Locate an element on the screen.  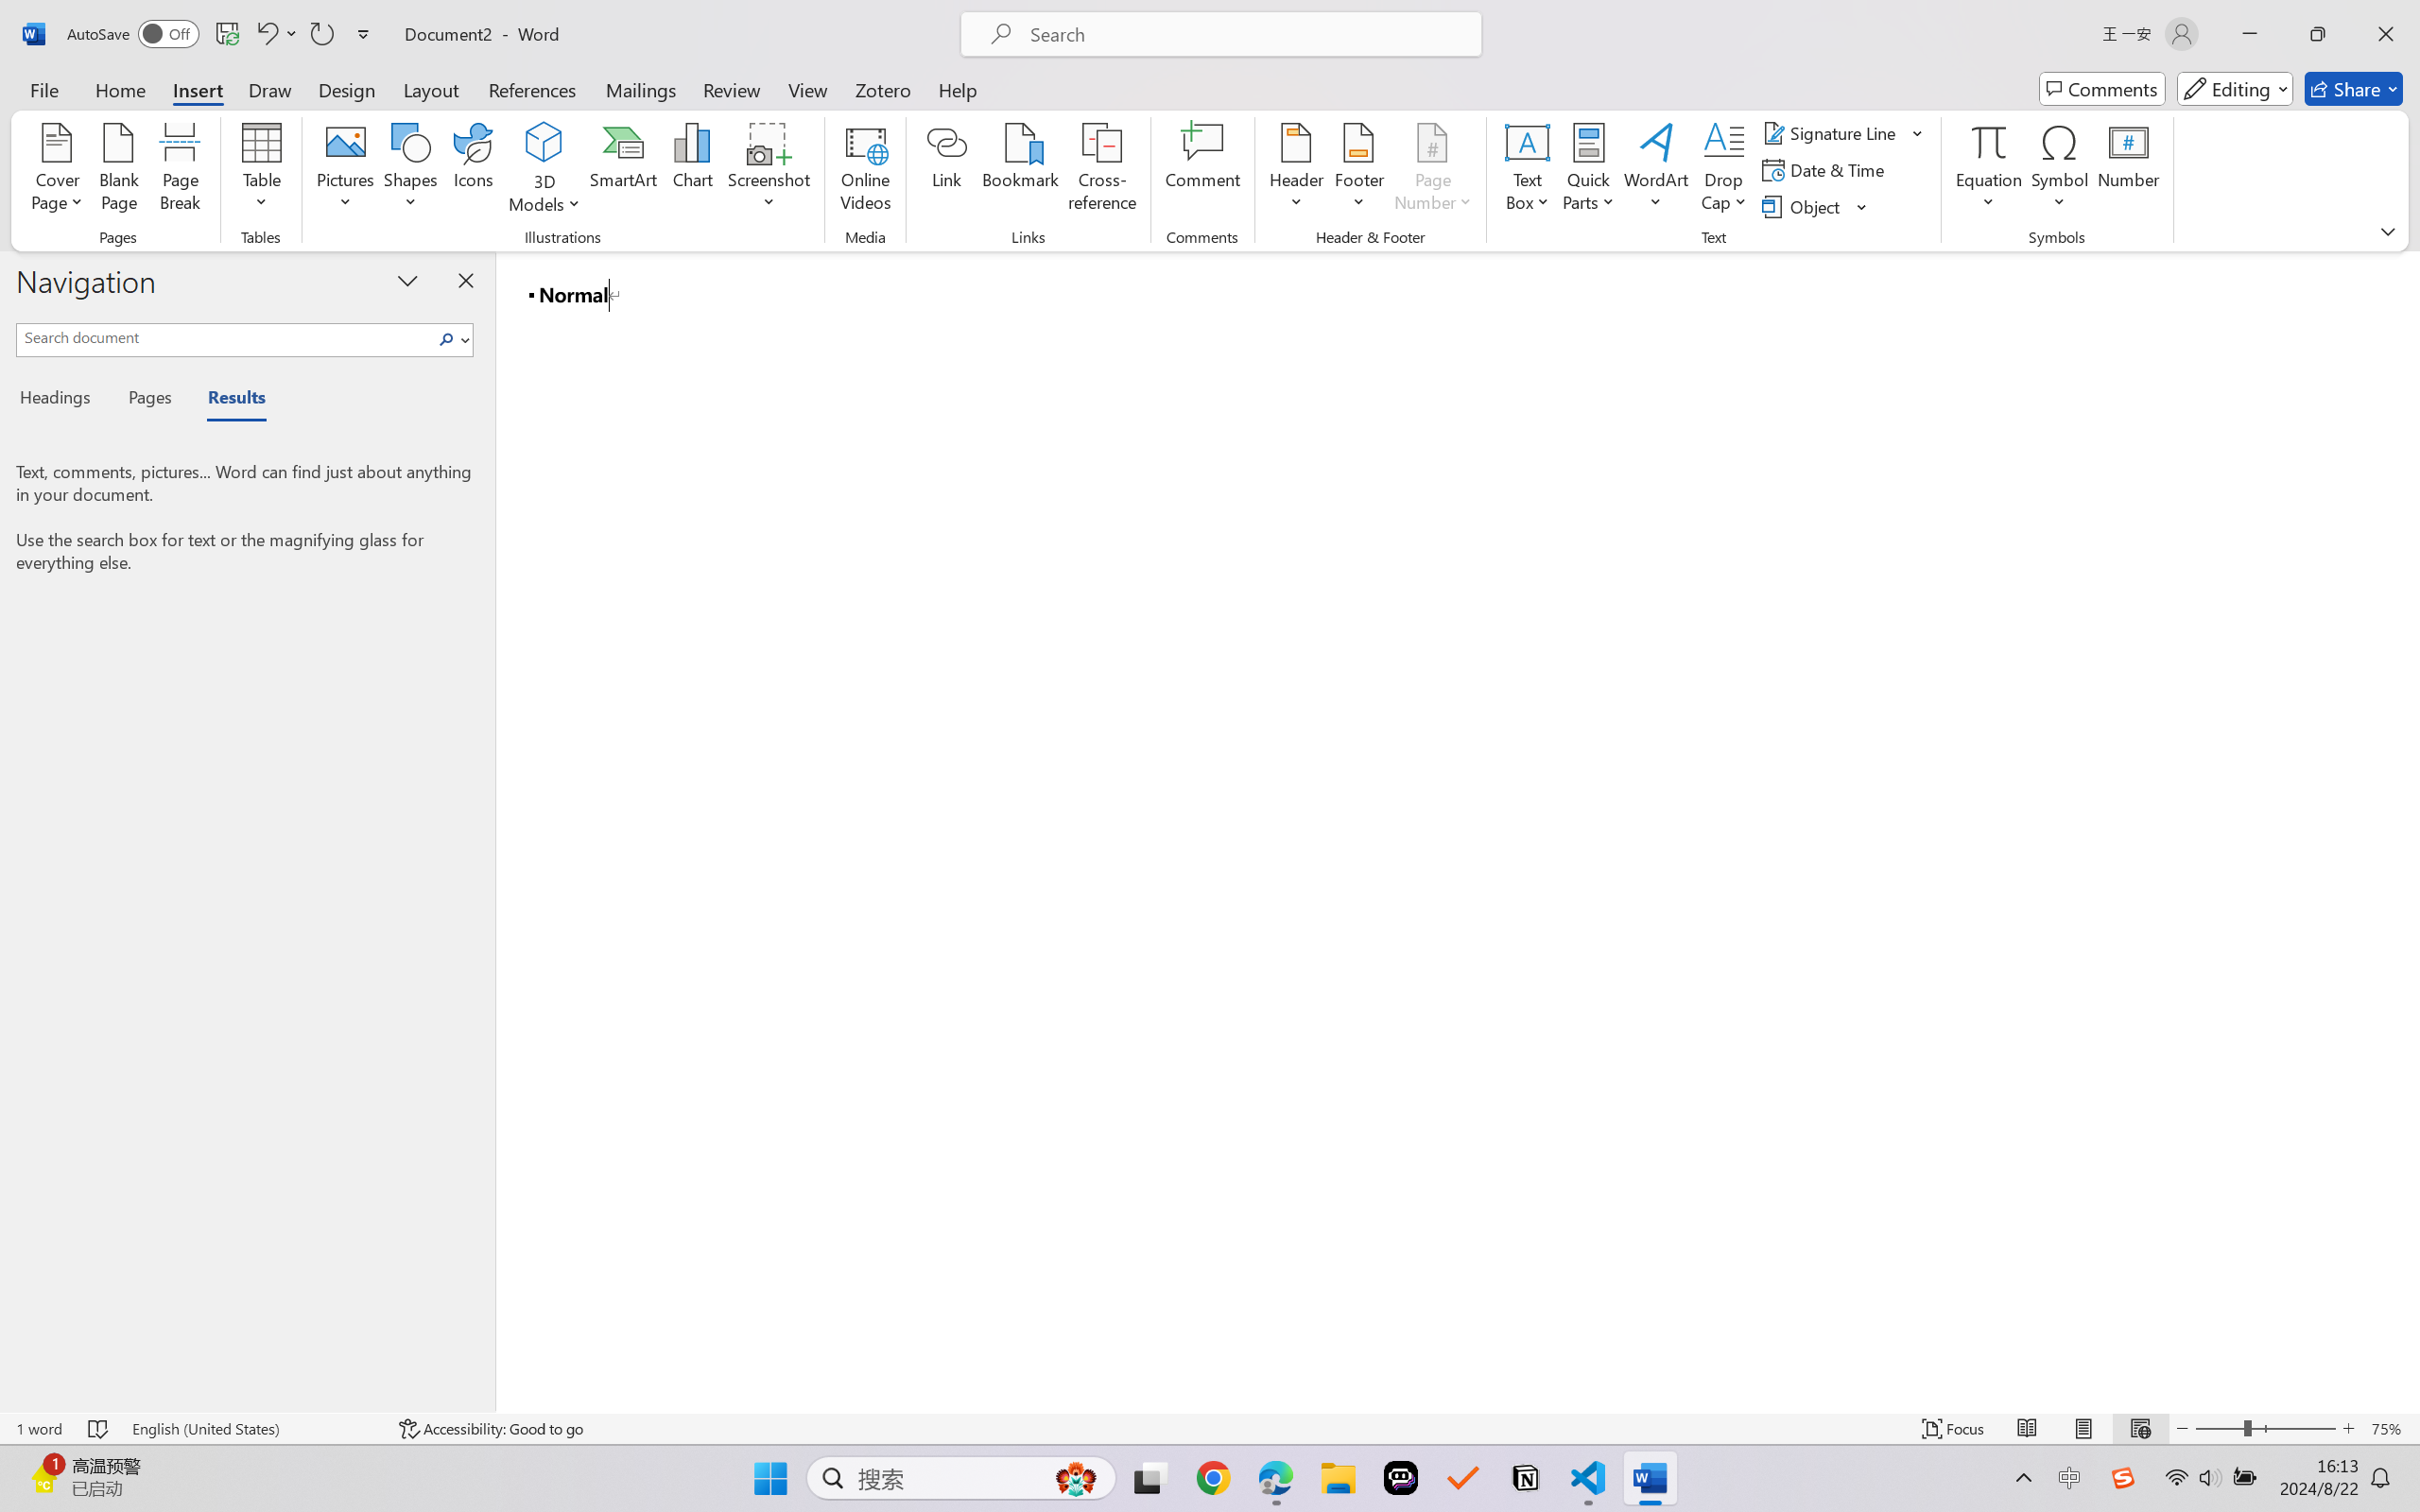
'Page Break' is located at coordinates (180, 170).